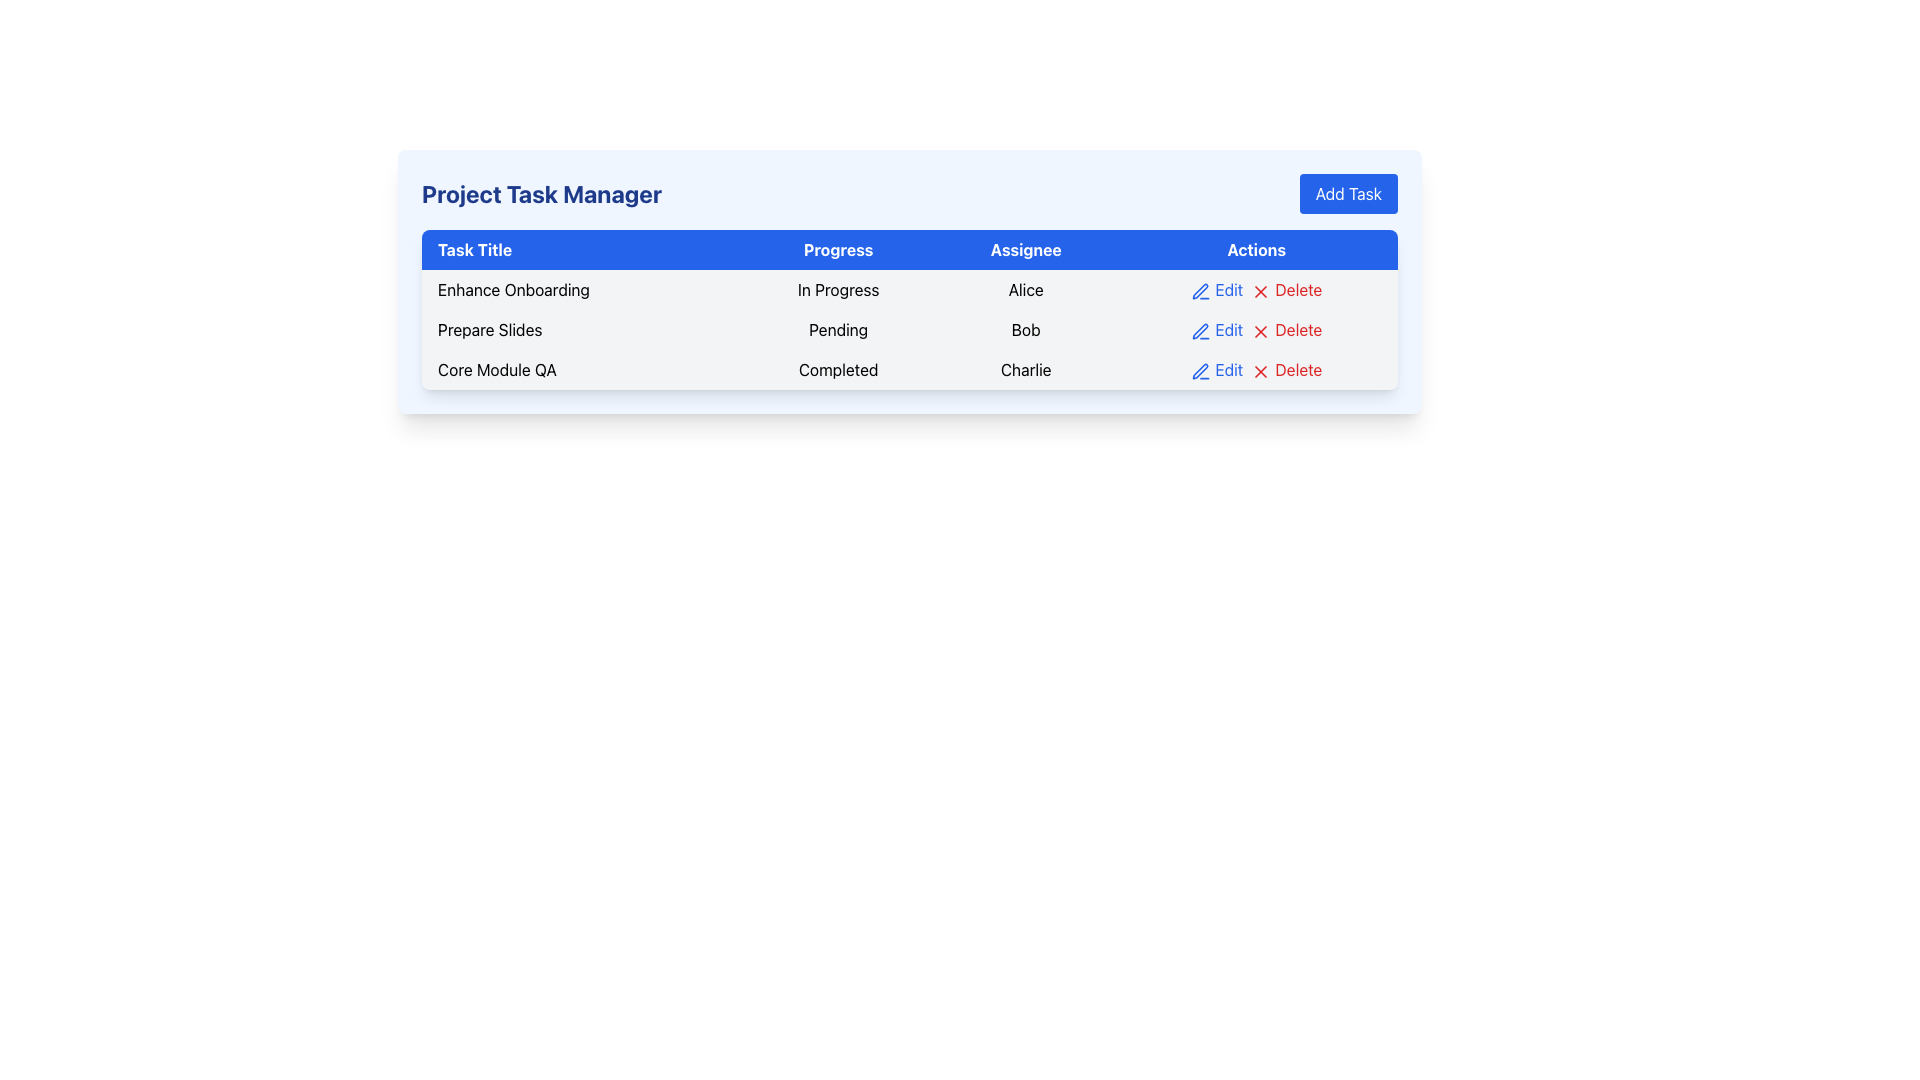 Image resolution: width=1920 pixels, height=1080 pixels. What do you see at coordinates (1255, 329) in the screenshot?
I see `the 'Delete' link in the Actions column of the table for the task 'Prepare Slides' assigned to 'Bob' with status 'Pending'` at bounding box center [1255, 329].